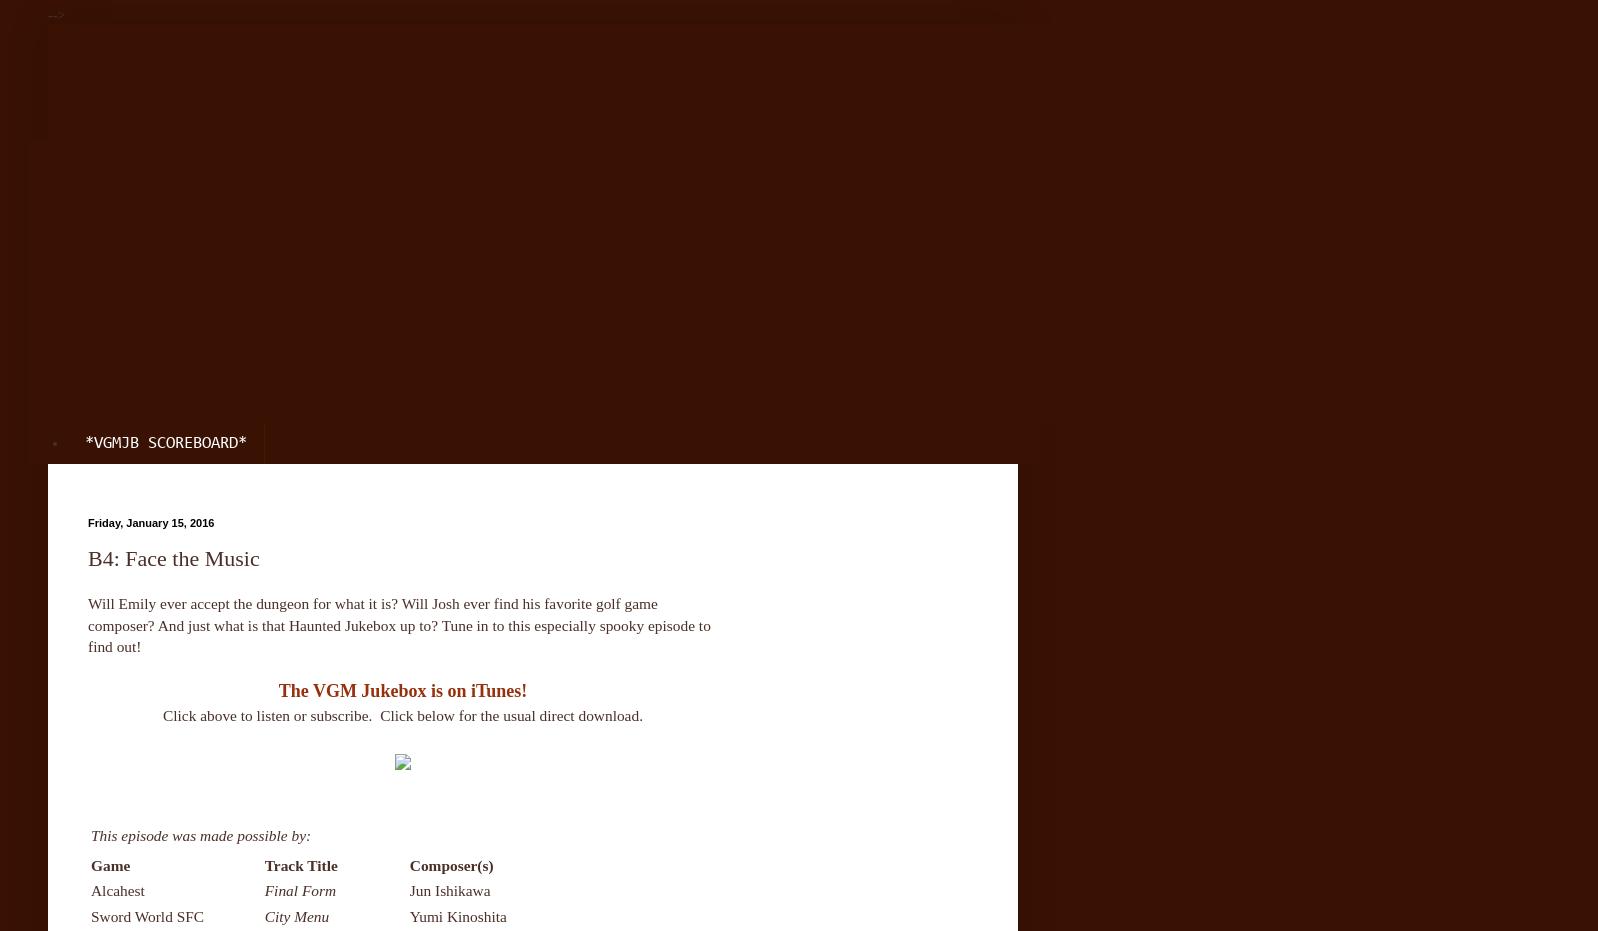 The width and height of the screenshot is (1598, 931). I want to click on 'Patreon', so click(84, 280).